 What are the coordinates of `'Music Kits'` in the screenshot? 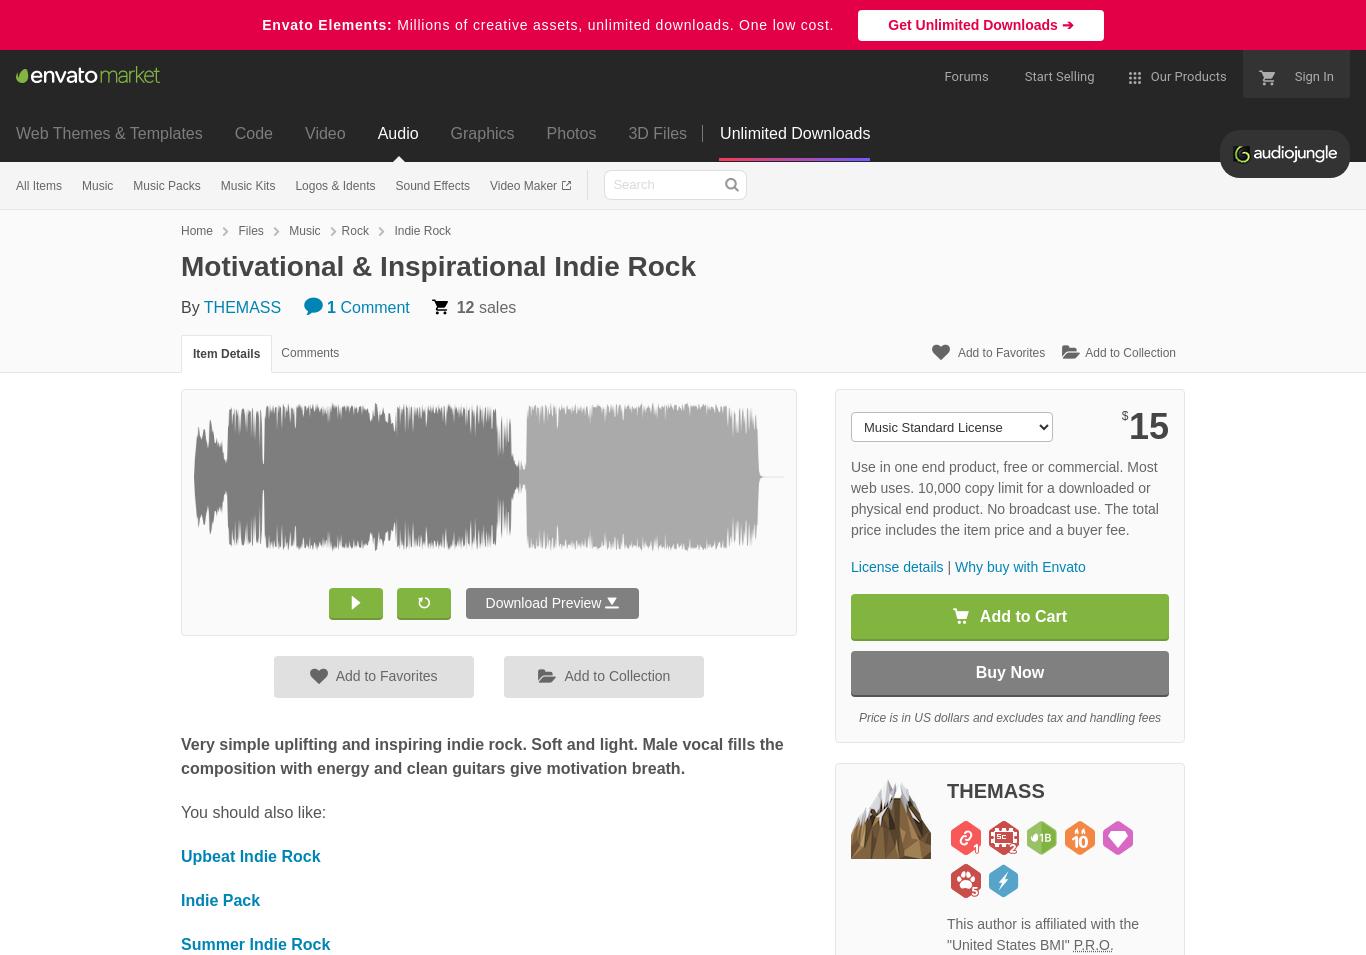 It's located at (247, 186).